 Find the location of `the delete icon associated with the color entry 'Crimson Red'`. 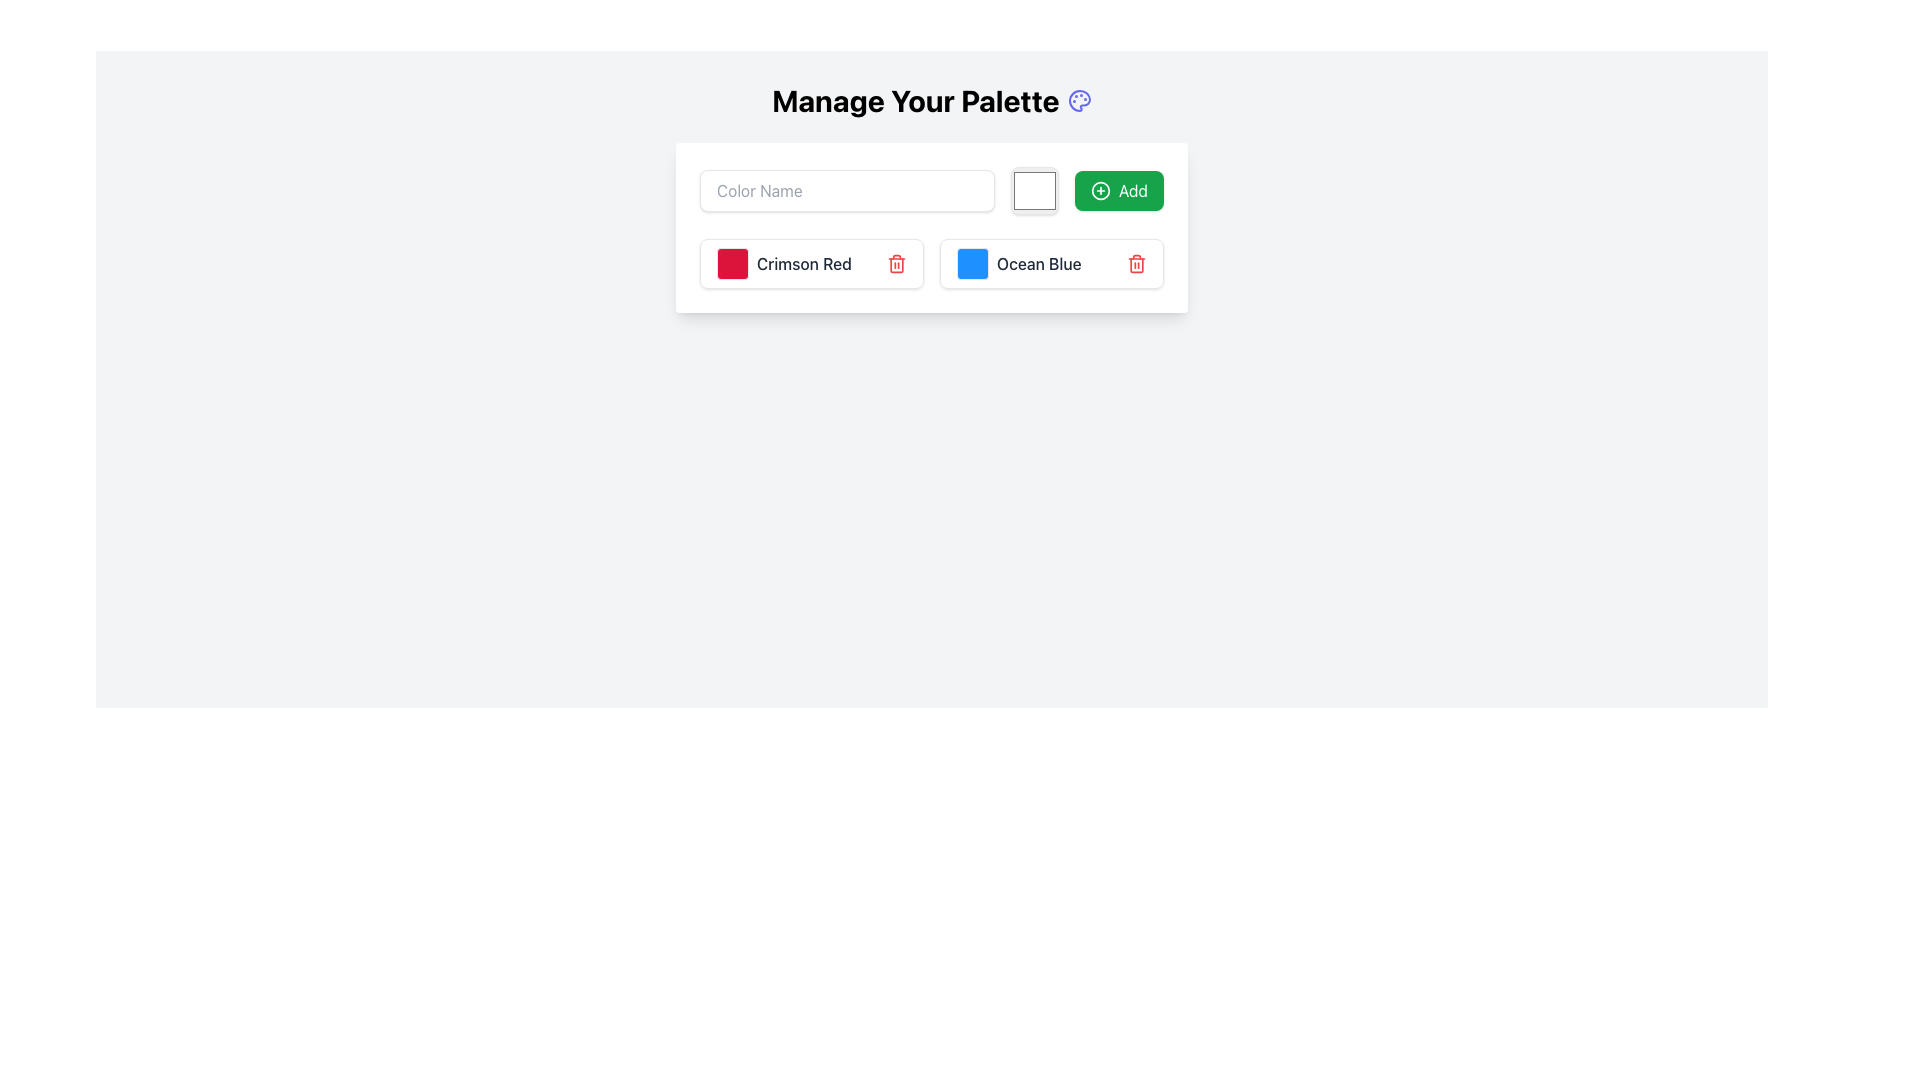

the delete icon associated with the color entry 'Crimson Red' is located at coordinates (896, 264).